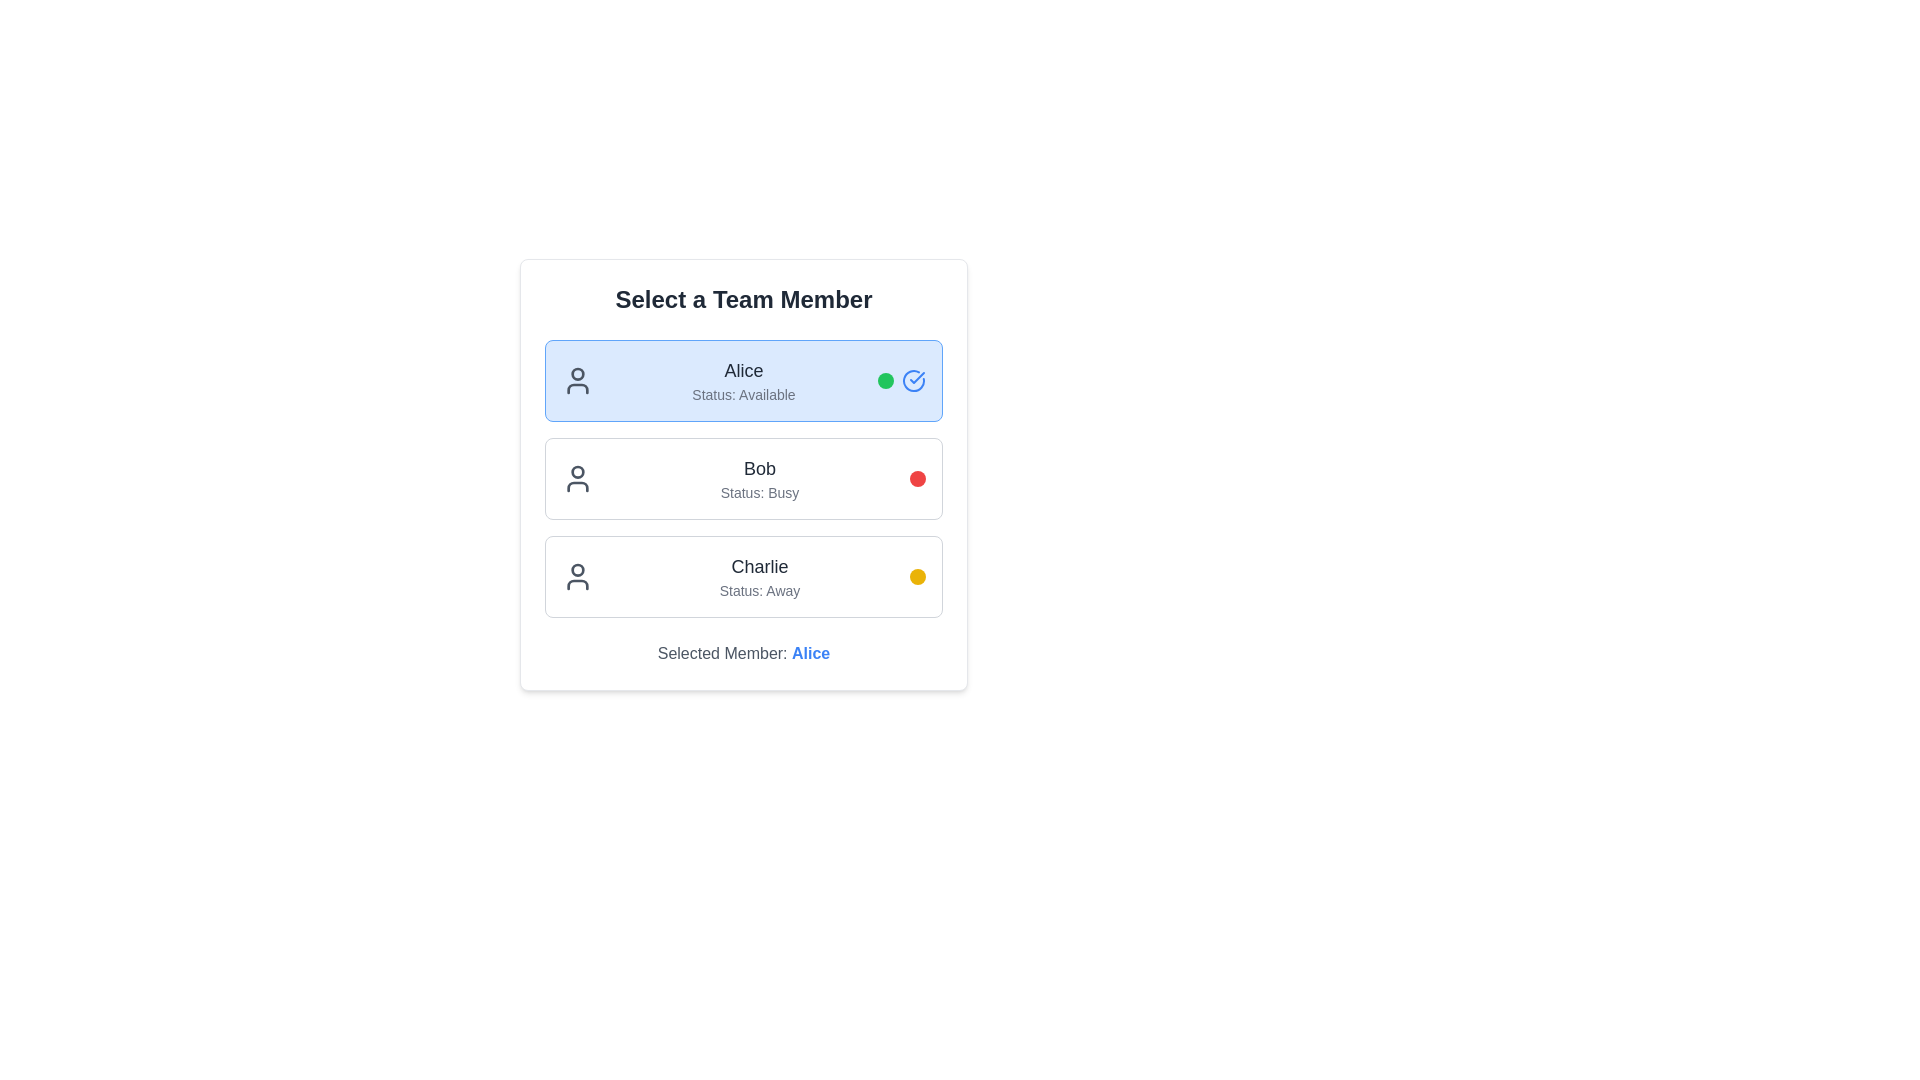  Describe the element at coordinates (576, 577) in the screenshot. I see `the gray-colored user icon representing the 'Charlie' team member, which is positioned to the left of the text content in the third item of the 'Select a Team Member' list` at that location.